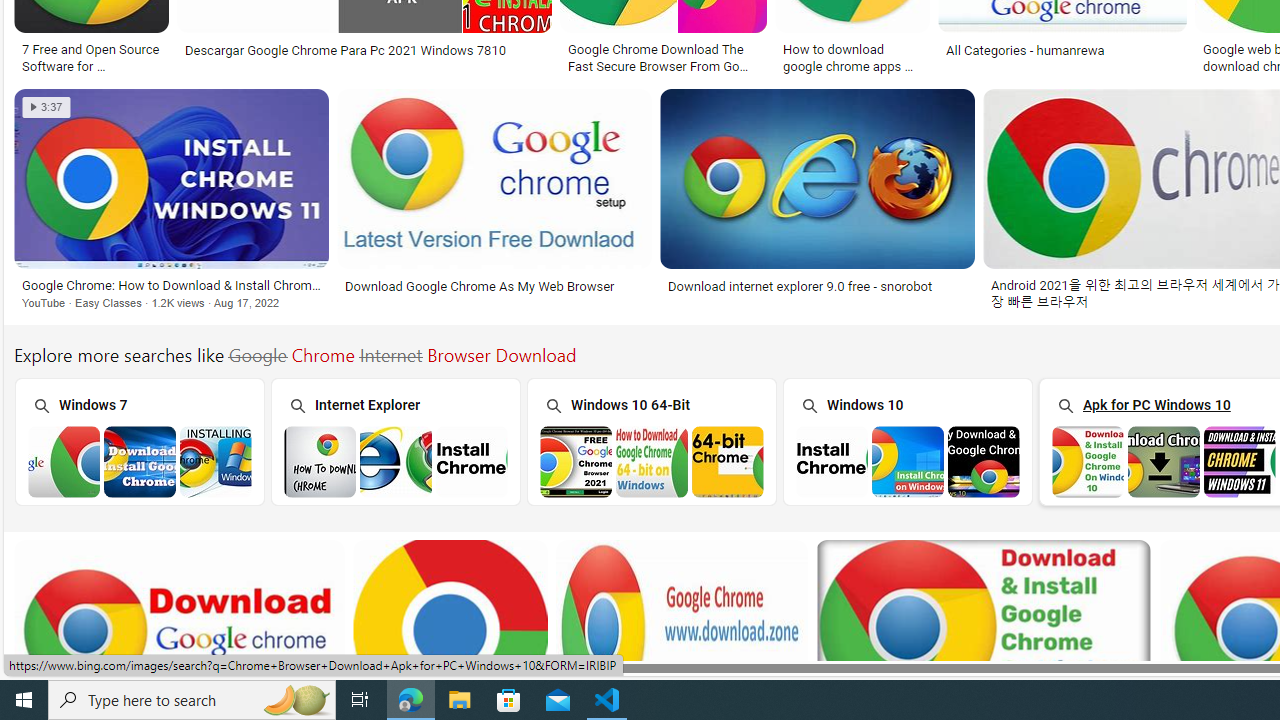 The image size is (1280, 720). What do you see at coordinates (906, 440) in the screenshot?
I see `'Chrome Browser Download Windows 10 Windows 10'` at bounding box center [906, 440].